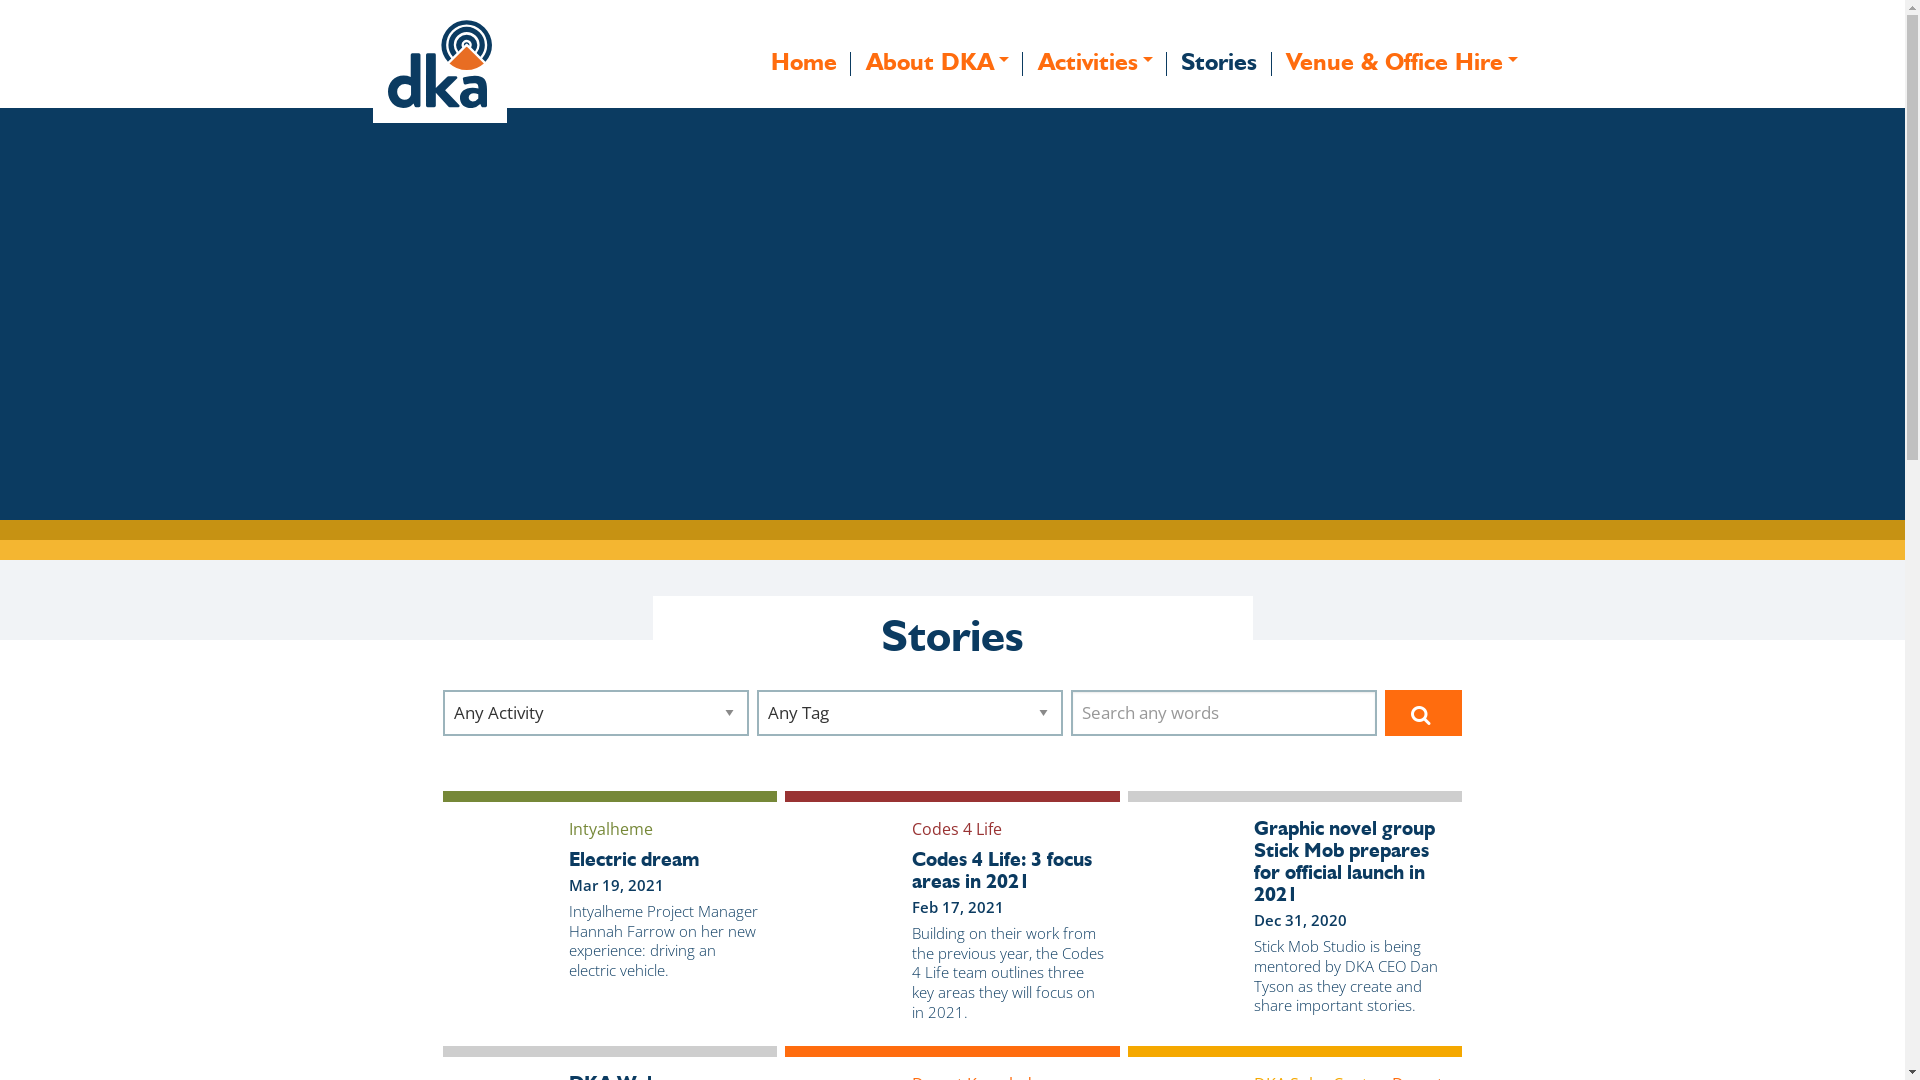 This screenshot has width=1920, height=1080. Describe the element at coordinates (665, 858) in the screenshot. I see `'Electric dream'` at that location.